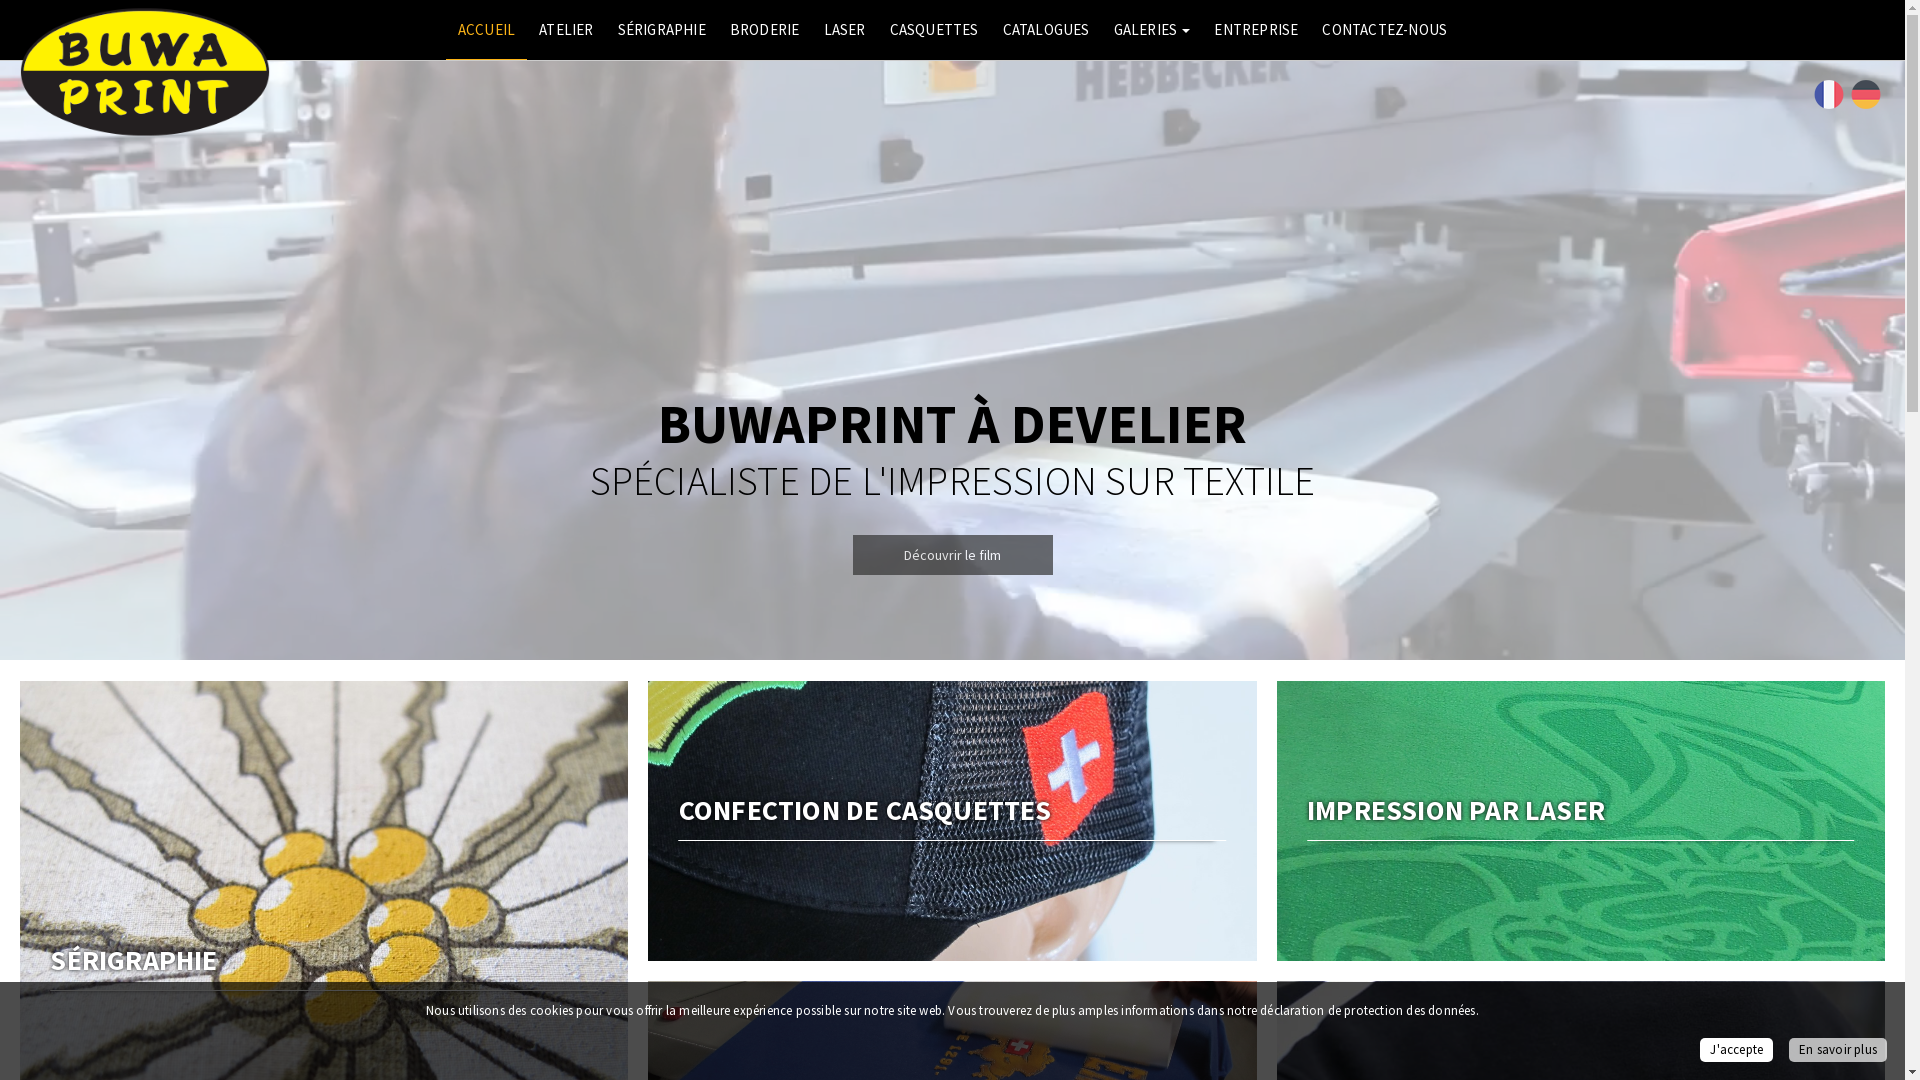 The width and height of the screenshot is (1920, 1080). What do you see at coordinates (763, 30) in the screenshot?
I see `'BRODERIE'` at bounding box center [763, 30].